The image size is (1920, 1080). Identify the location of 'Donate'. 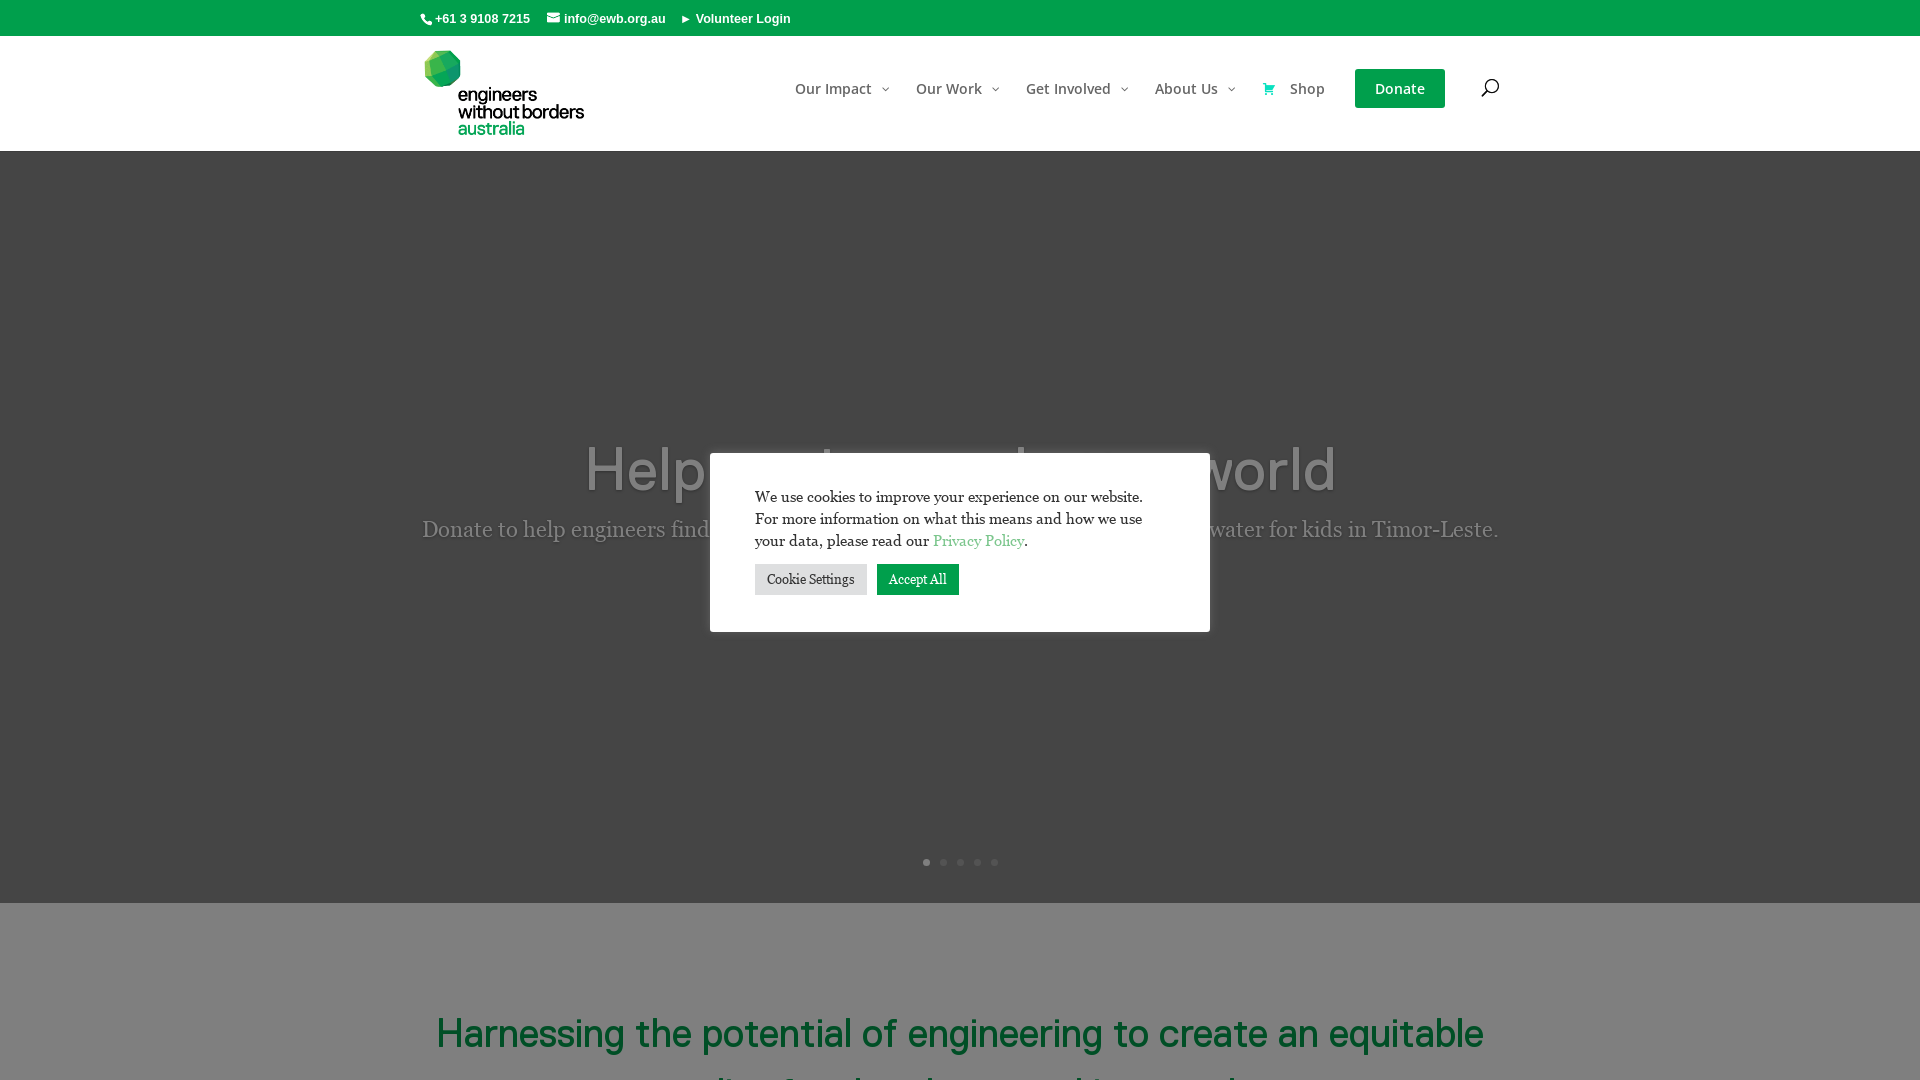
(1399, 115).